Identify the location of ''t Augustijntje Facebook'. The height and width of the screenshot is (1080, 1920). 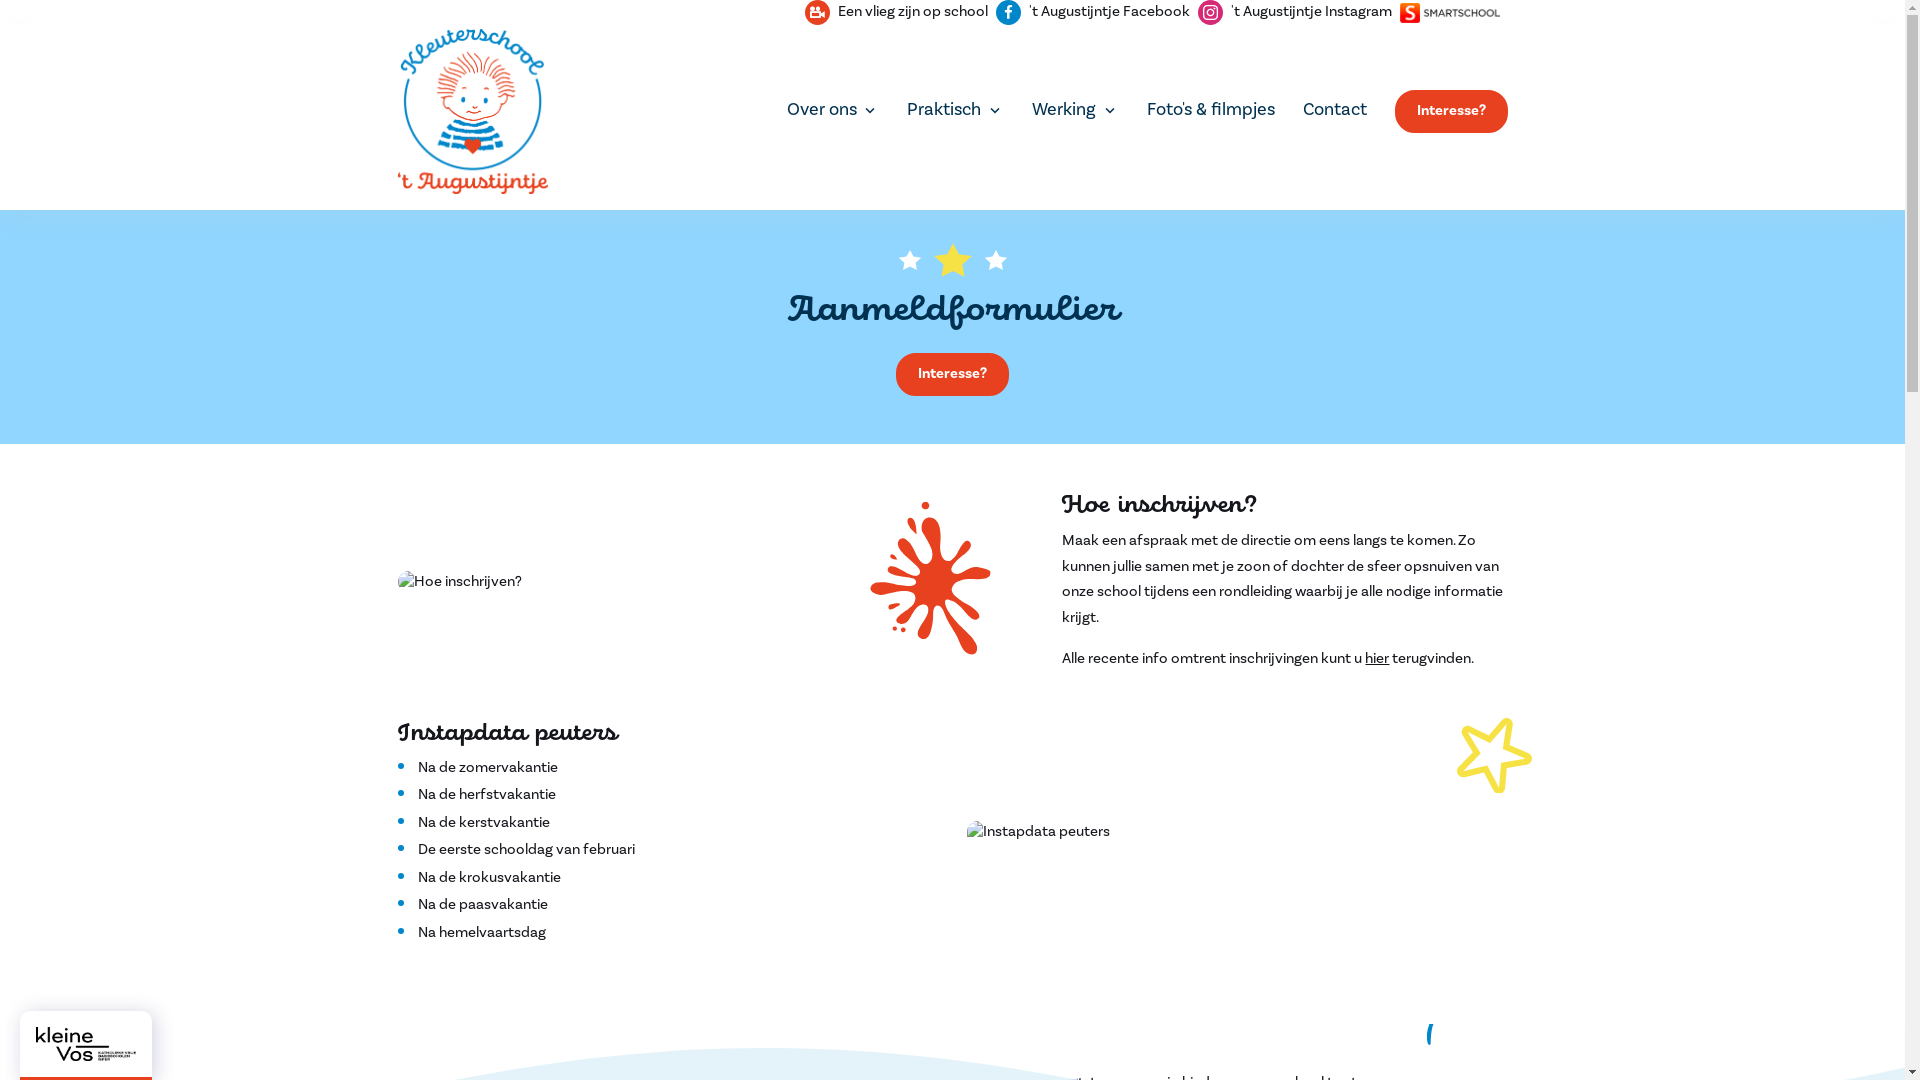
(996, 12).